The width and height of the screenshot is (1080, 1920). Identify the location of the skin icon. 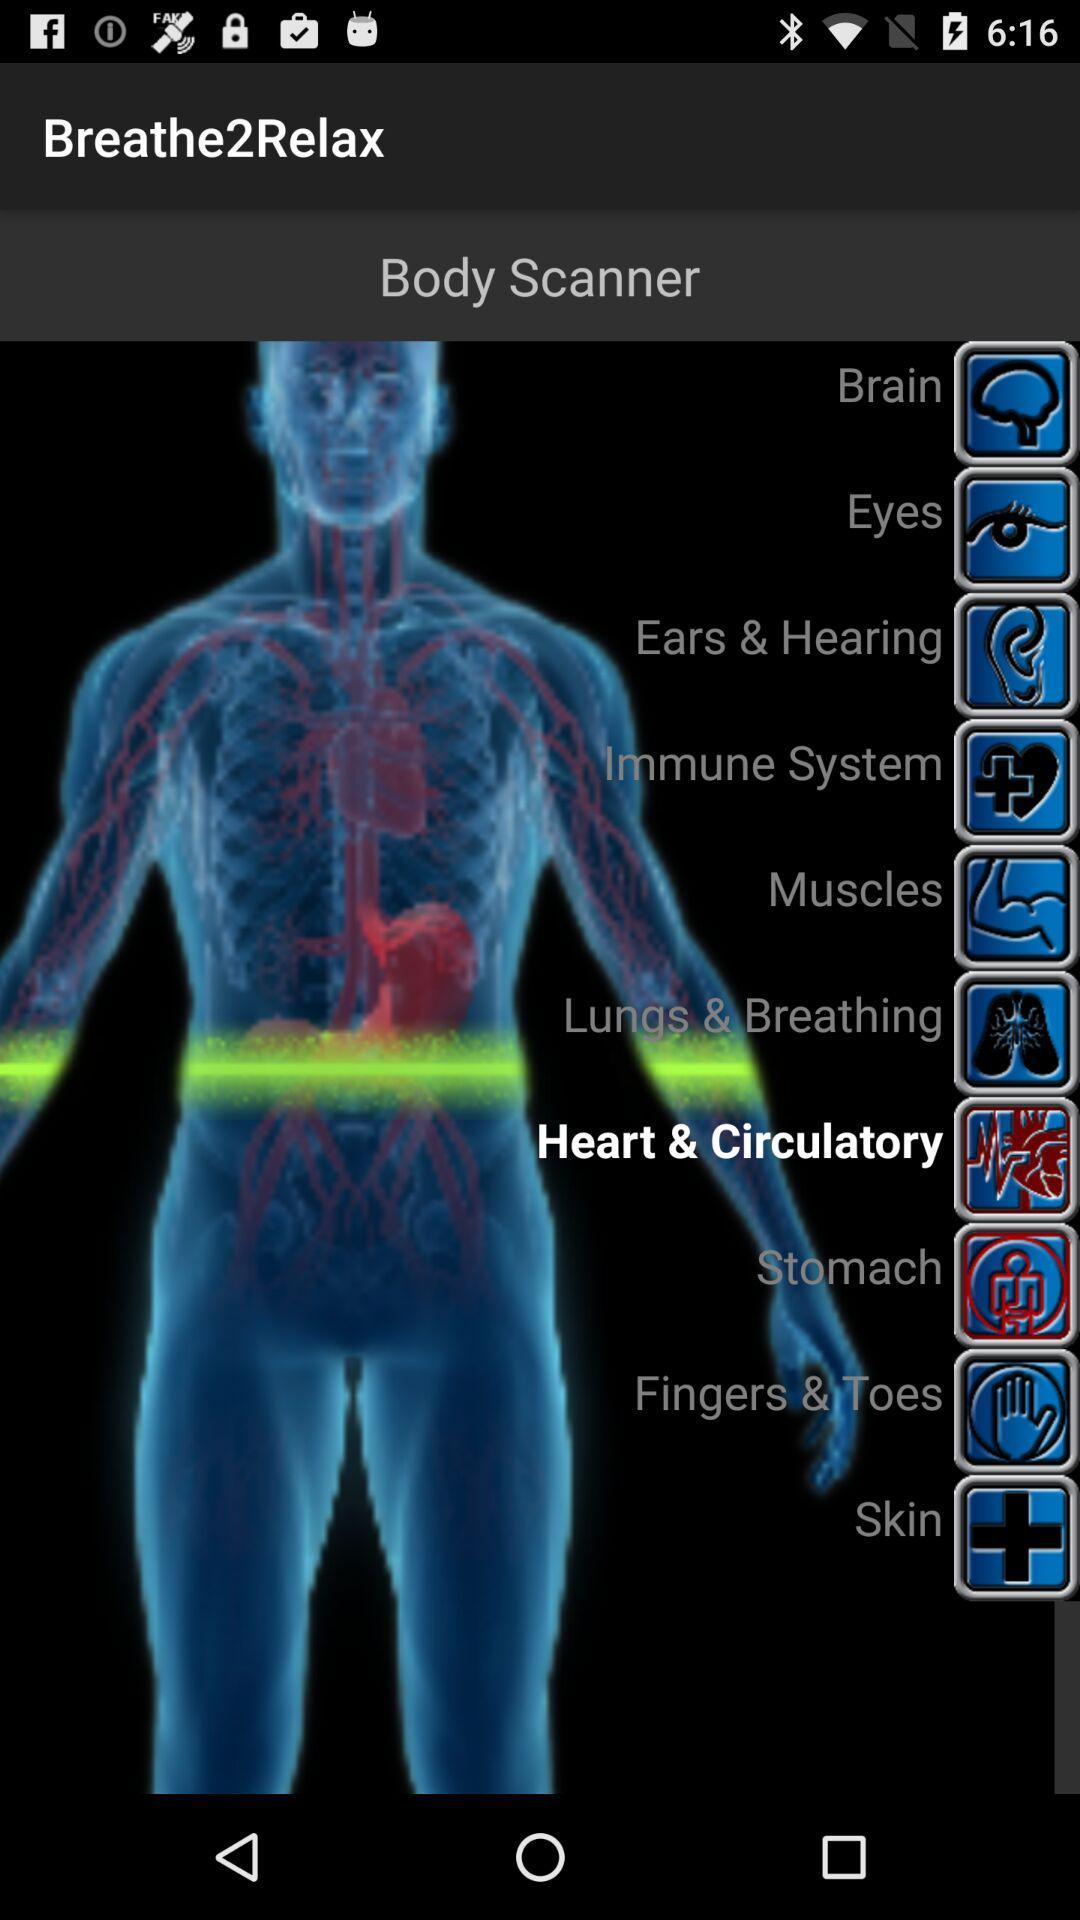
(1017, 1536).